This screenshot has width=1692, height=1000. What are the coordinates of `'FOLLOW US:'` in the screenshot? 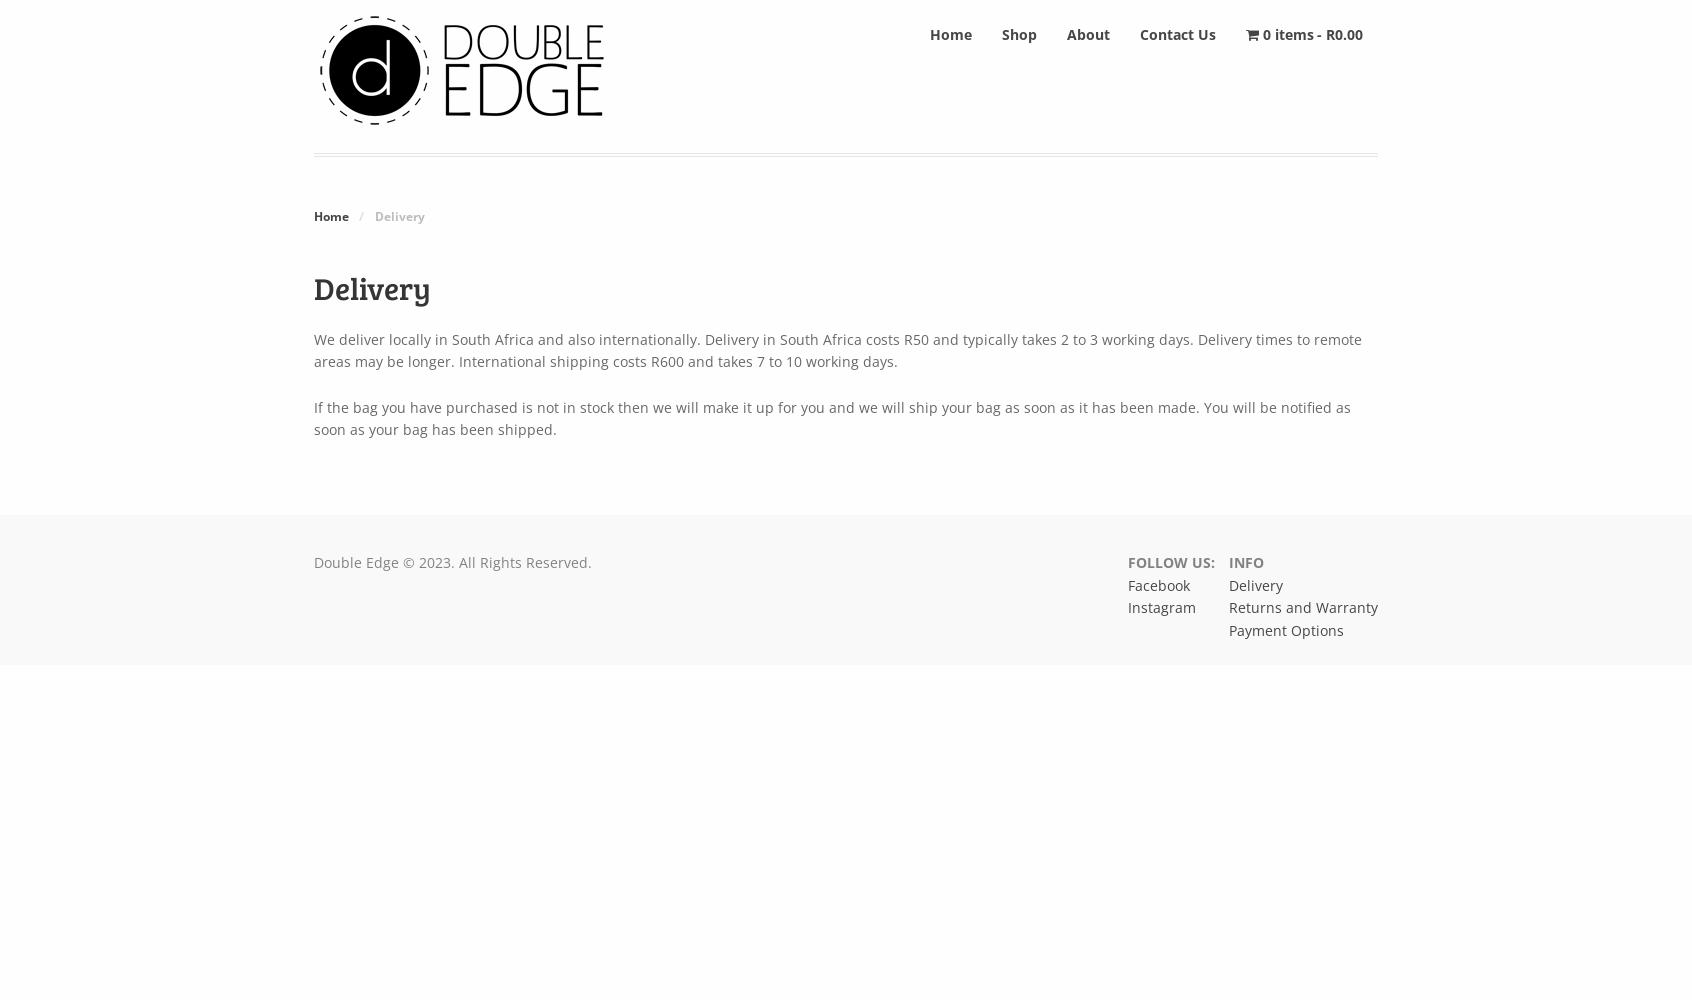 It's located at (1127, 561).